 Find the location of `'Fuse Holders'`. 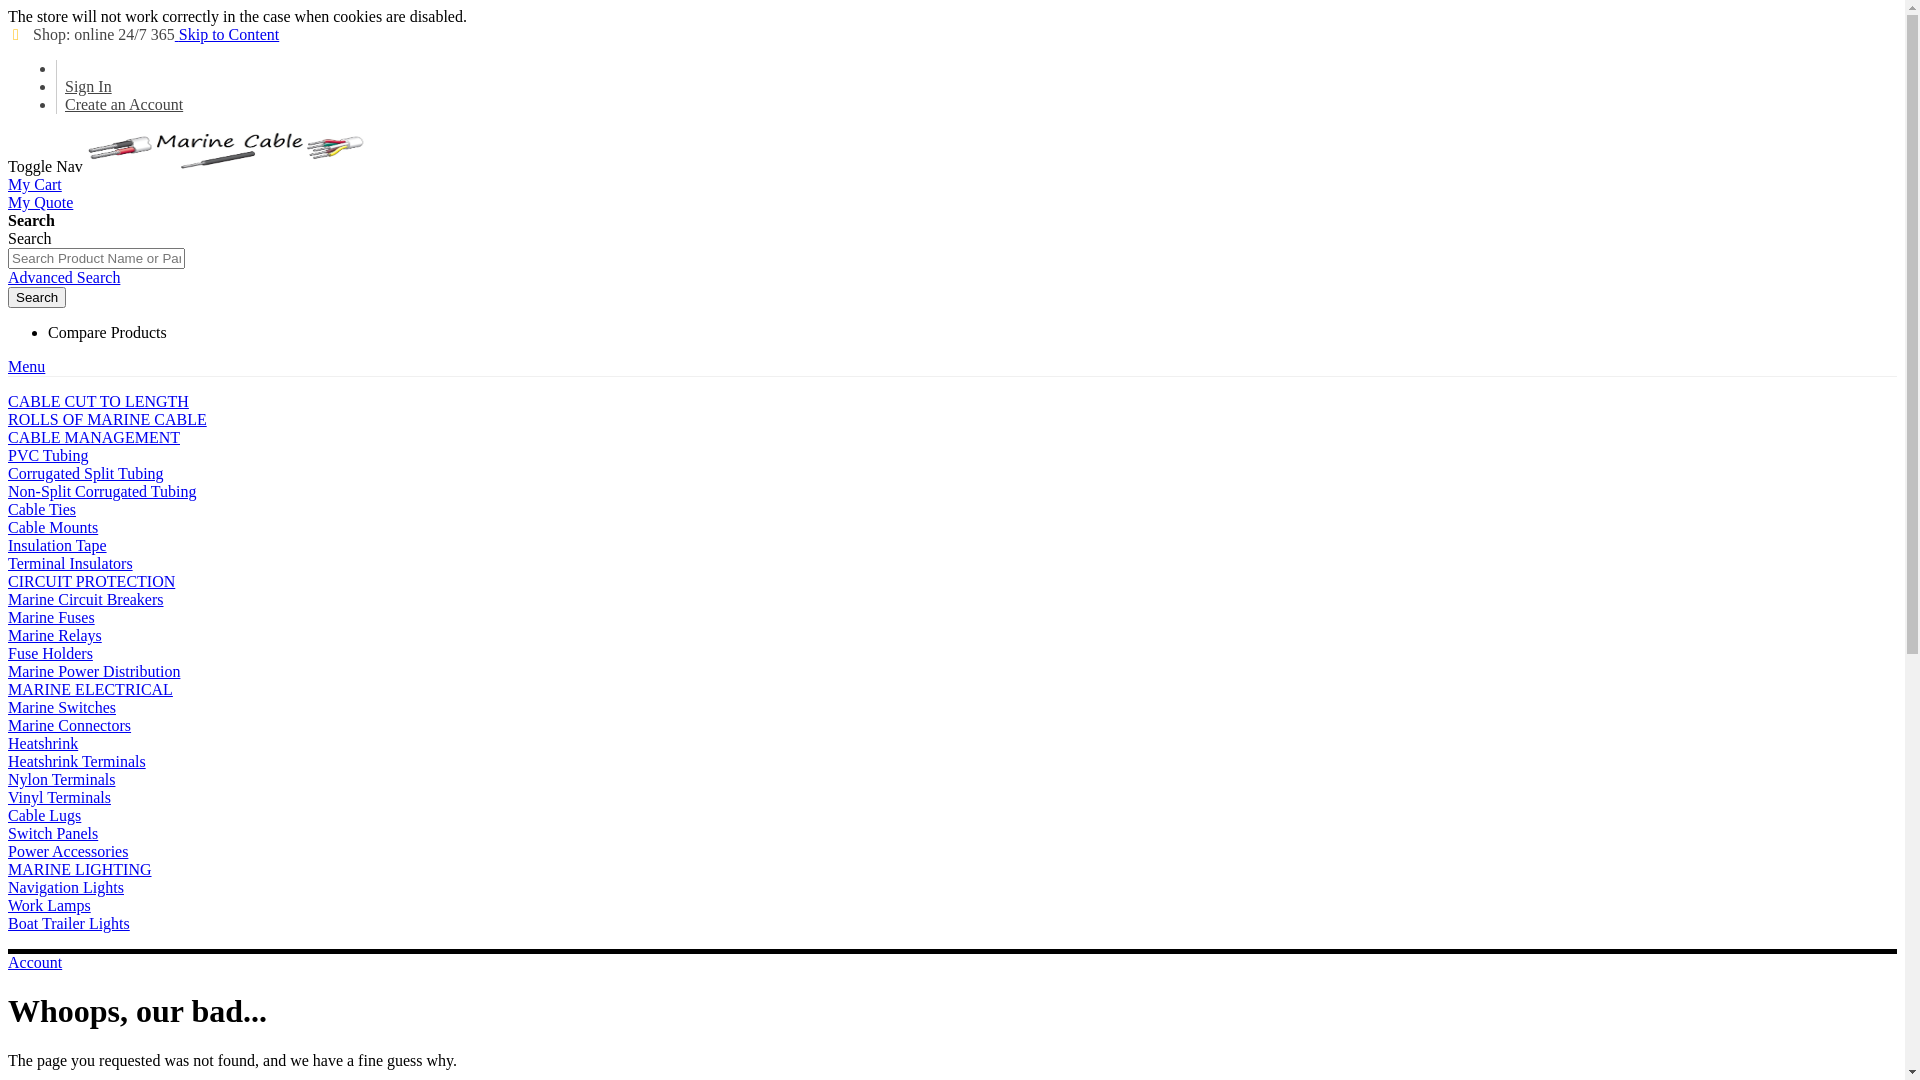

'Fuse Holders' is located at coordinates (50, 653).